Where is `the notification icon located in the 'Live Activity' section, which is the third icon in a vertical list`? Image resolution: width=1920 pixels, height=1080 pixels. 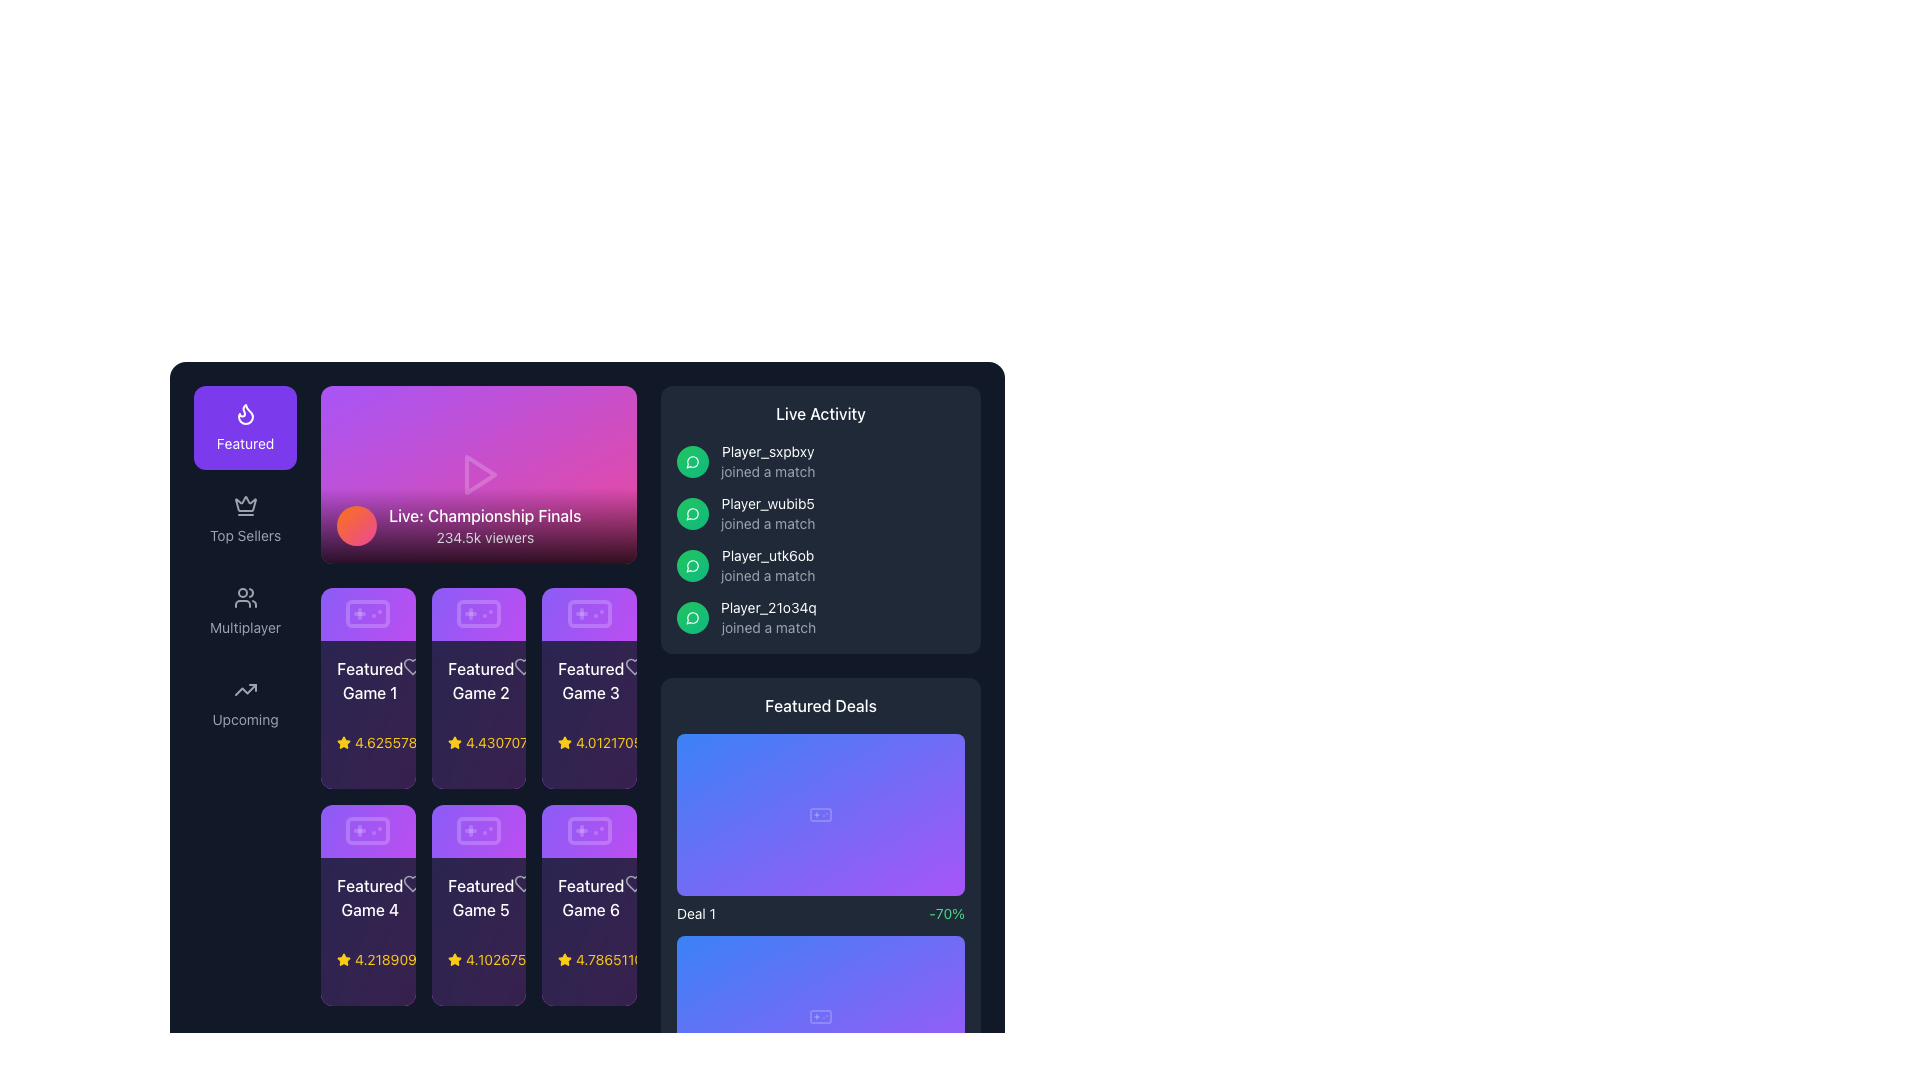 the notification icon located in the 'Live Activity' section, which is the third icon in a vertical list is located at coordinates (692, 566).